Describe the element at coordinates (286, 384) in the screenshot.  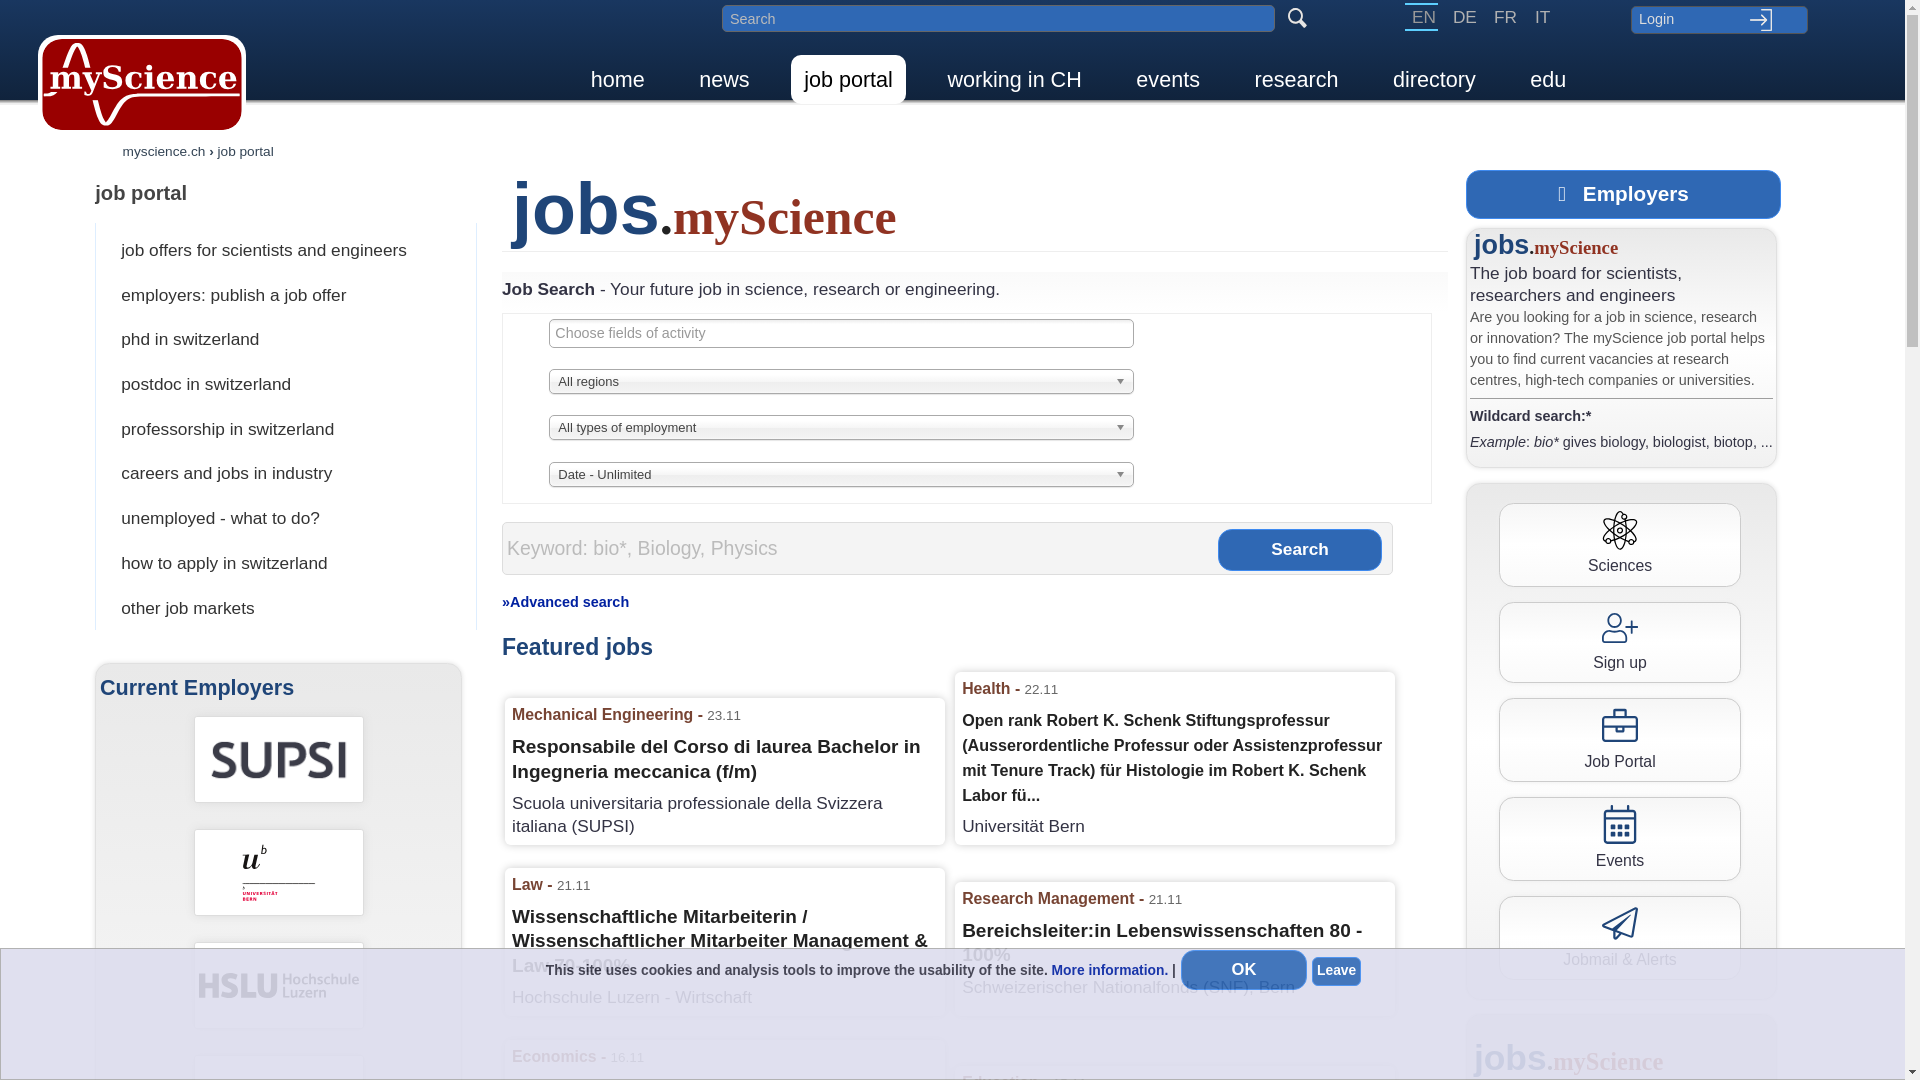
I see `'postdoc in switzerland'` at that location.